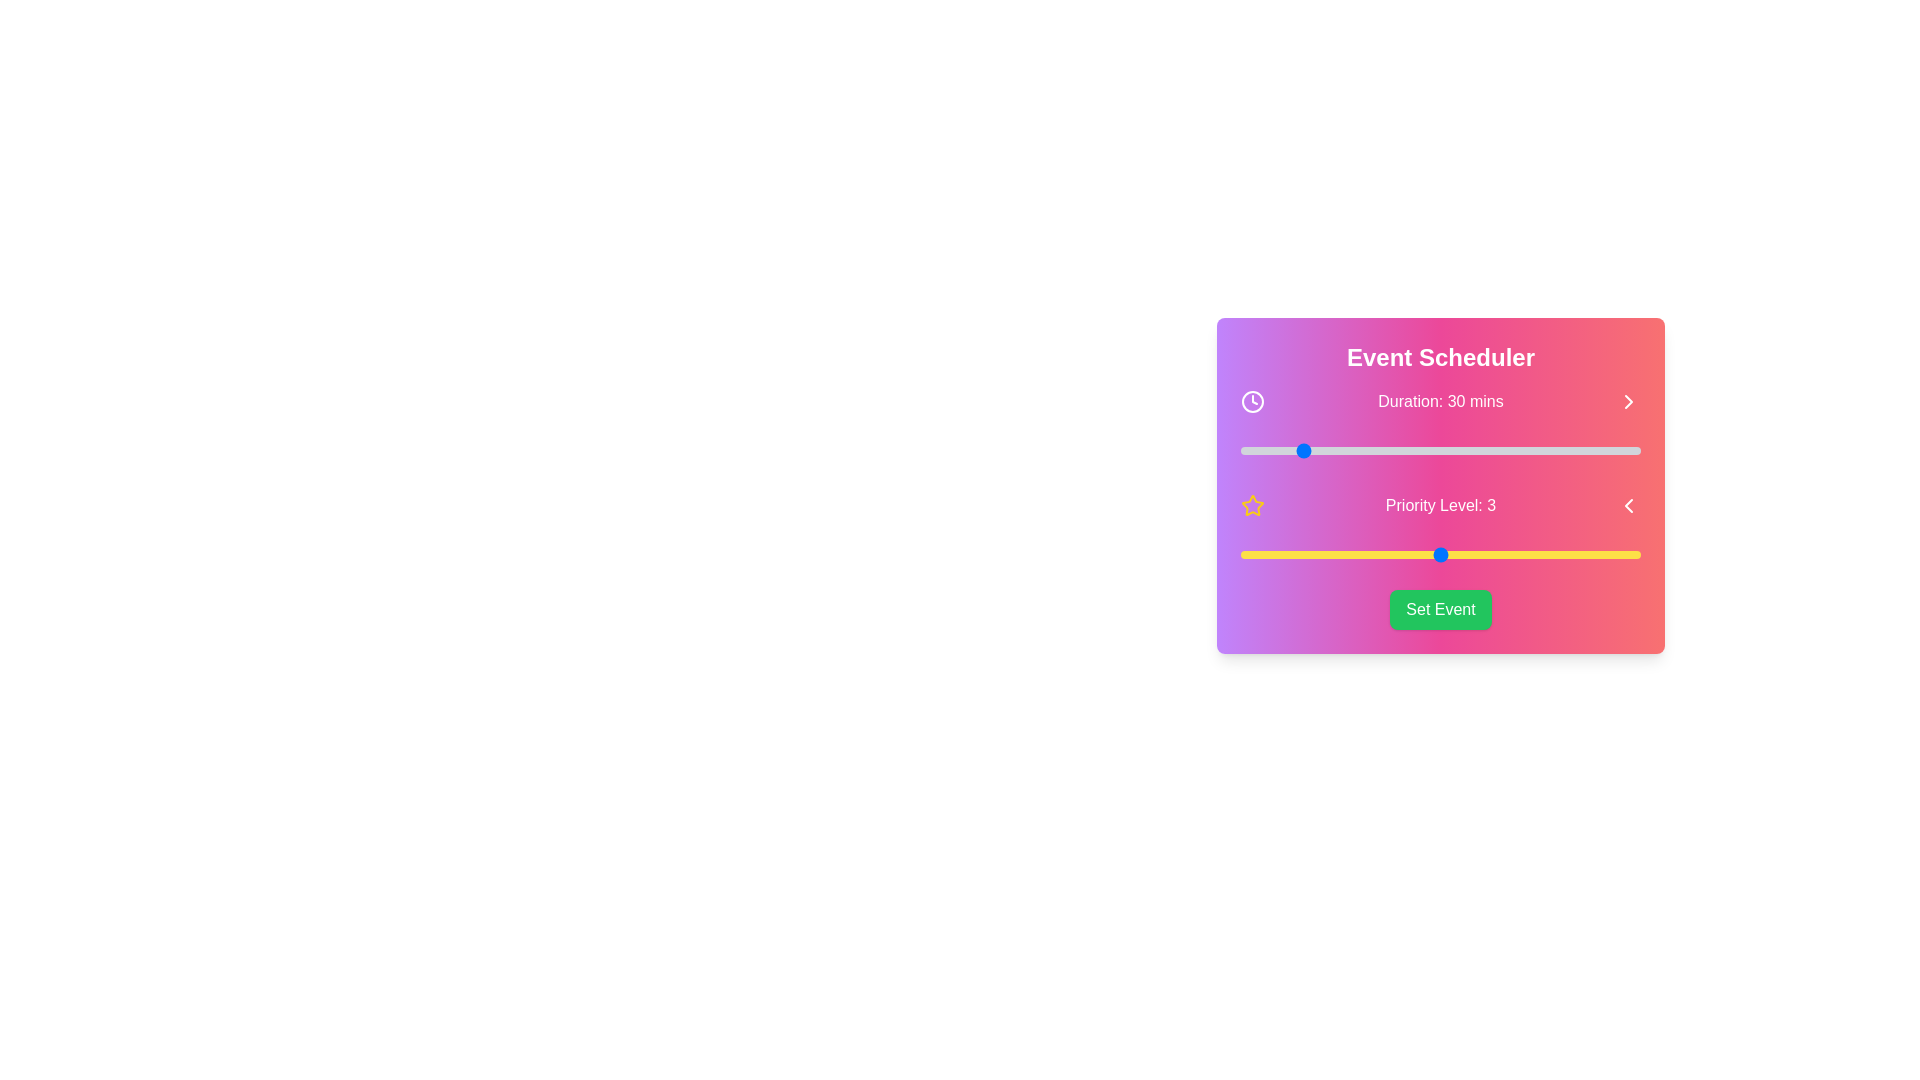 The height and width of the screenshot is (1080, 1920). Describe the element at coordinates (1628, 401) in the screenshot. I see `the last icon button, which is a chevron adjacent to the label 'Duration: 30 mins'` at that location.